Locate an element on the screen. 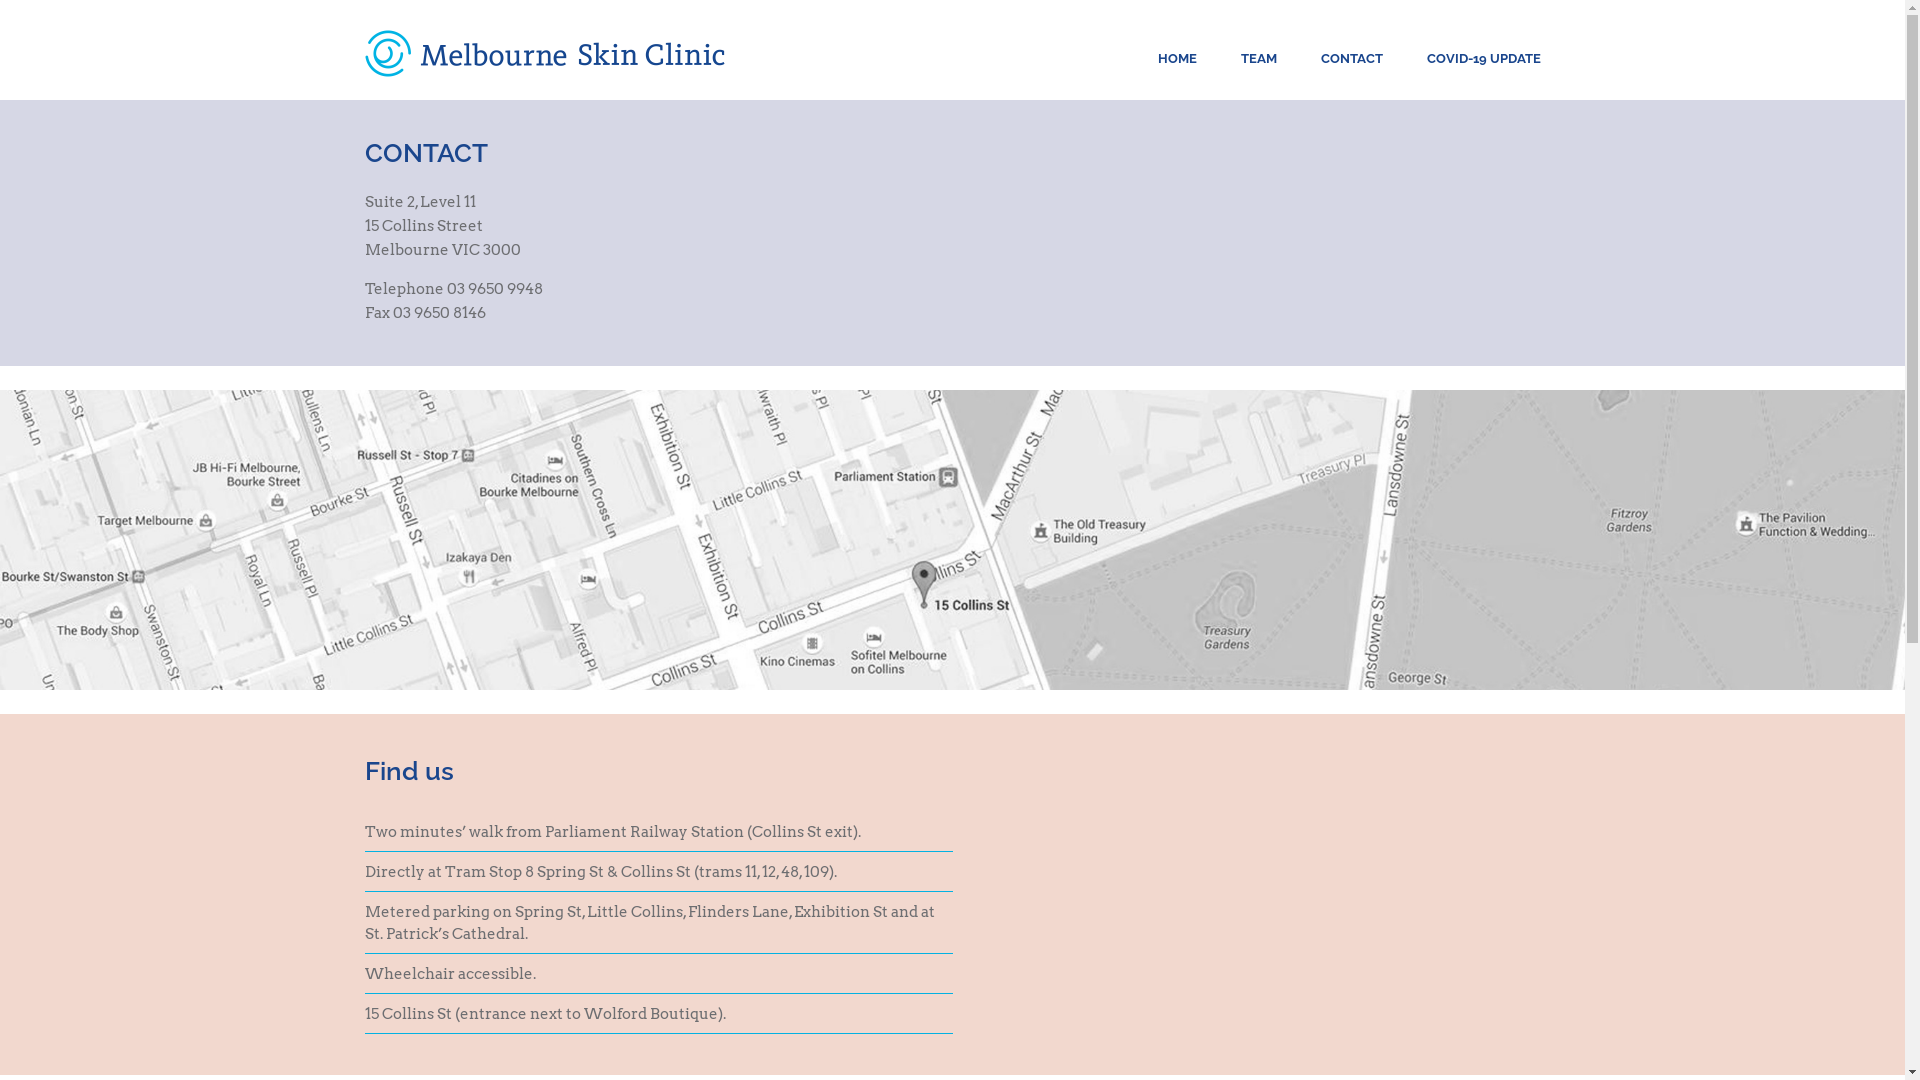 The image size is (1920, 1080). 'HOME' is located at coordinates (1177, 57).